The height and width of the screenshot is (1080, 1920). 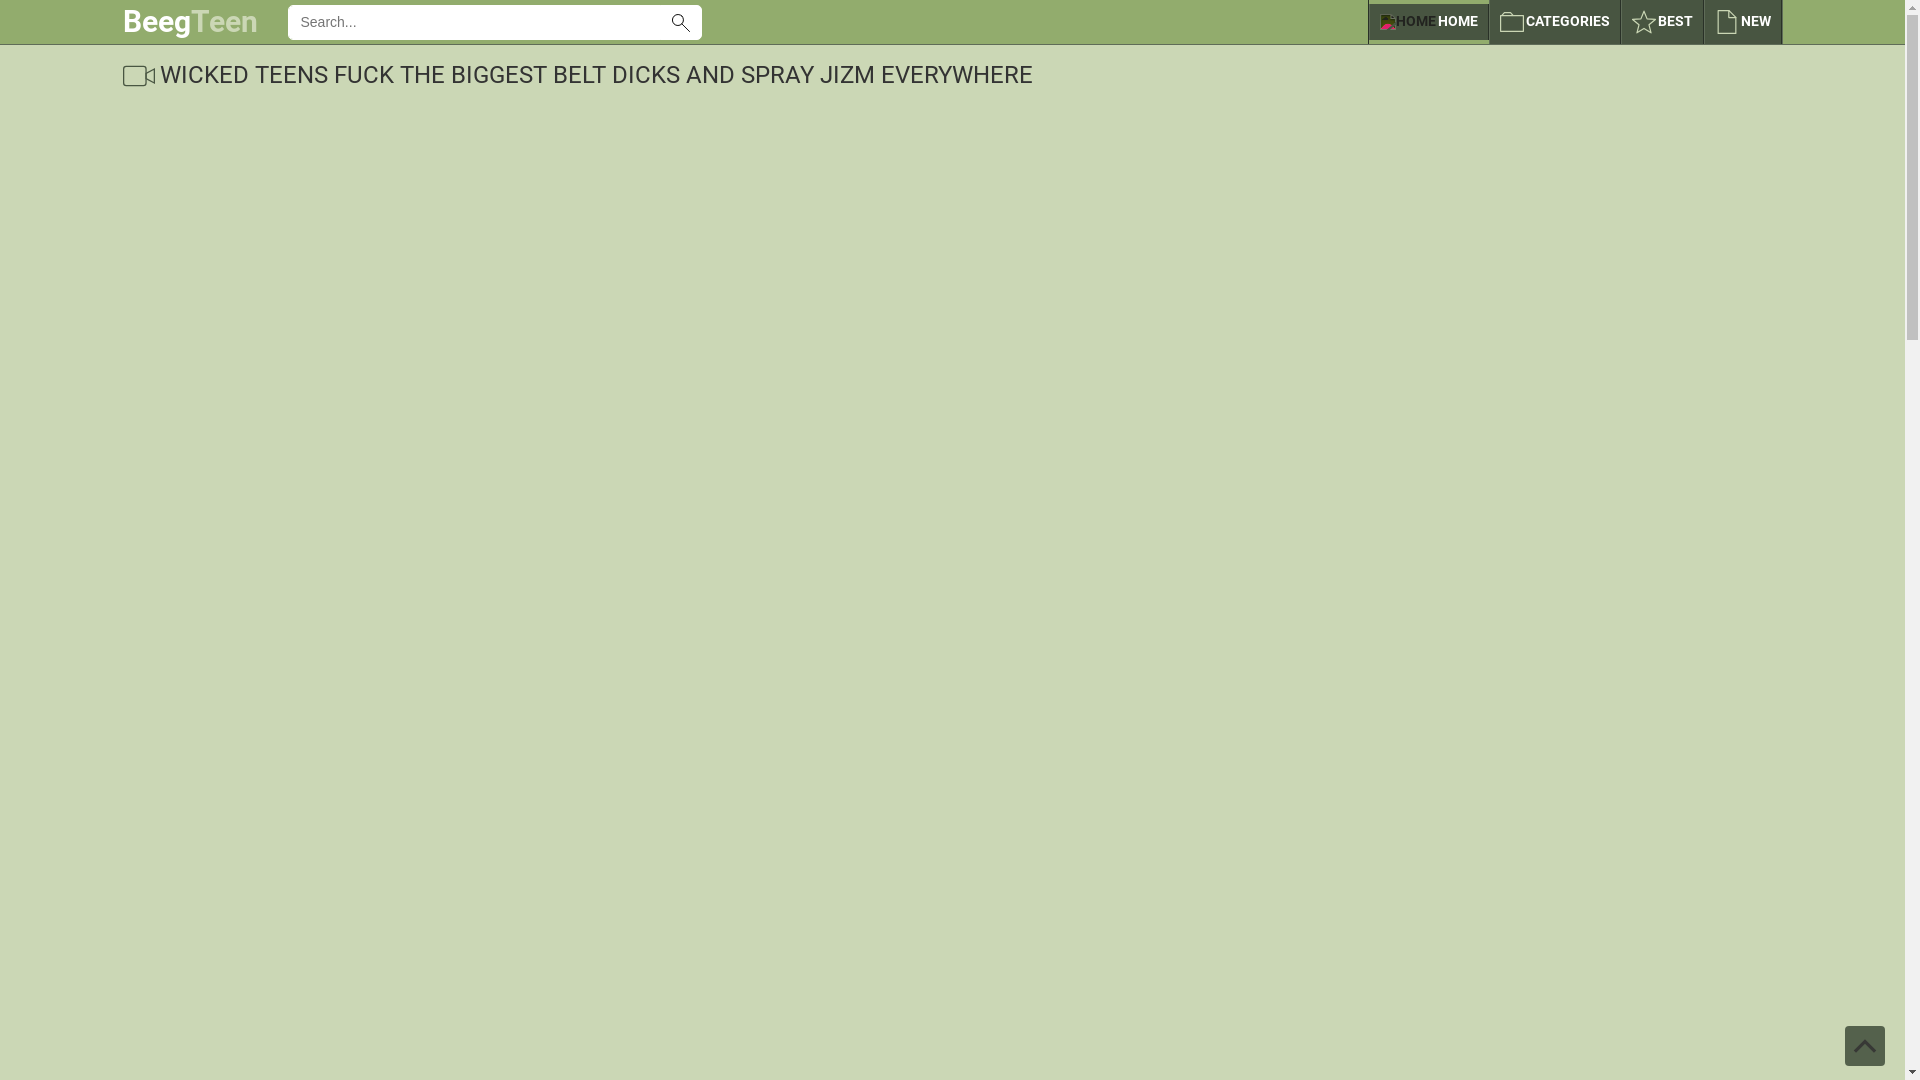 What do you see at coordinates (287, 21) in the screenshot?
I see `'Use Latin letters, digits, space, -'` at bounding box center [287, 21].